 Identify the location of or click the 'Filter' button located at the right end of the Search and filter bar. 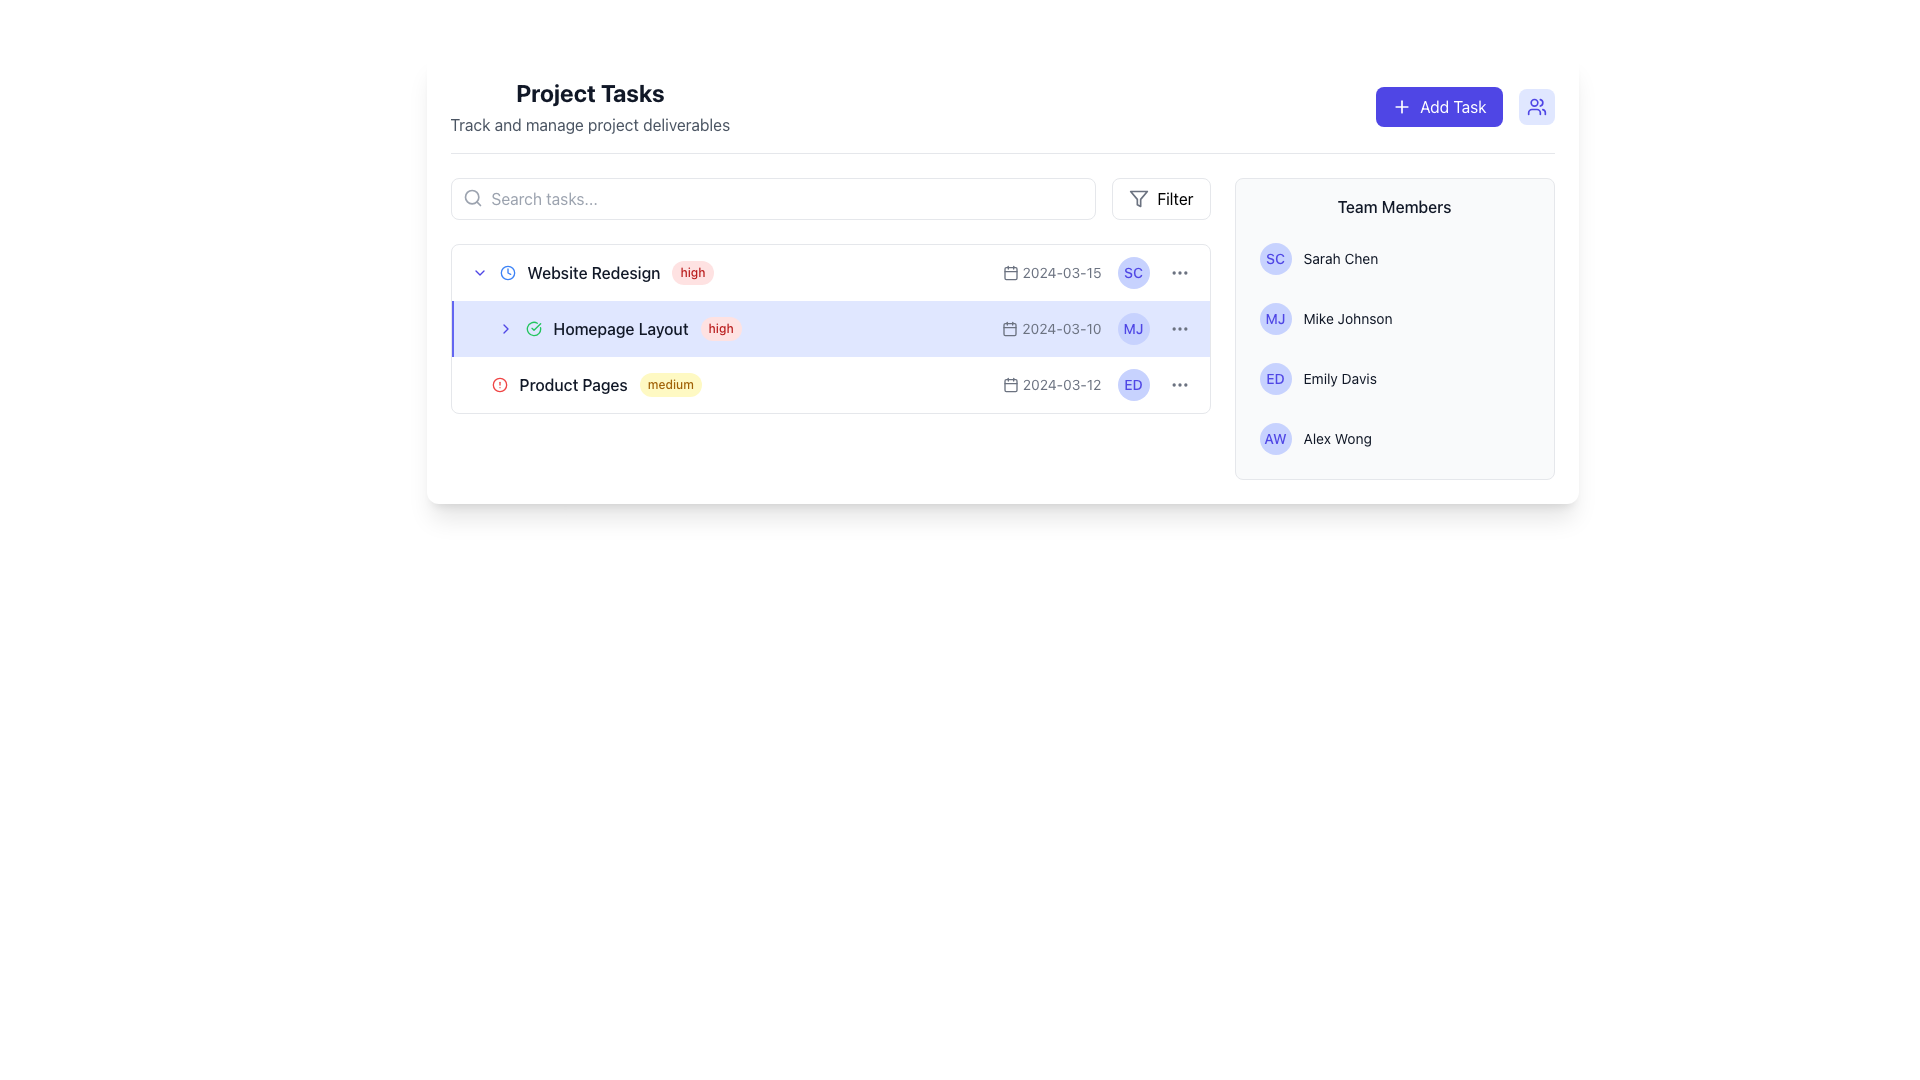
(830, 199).